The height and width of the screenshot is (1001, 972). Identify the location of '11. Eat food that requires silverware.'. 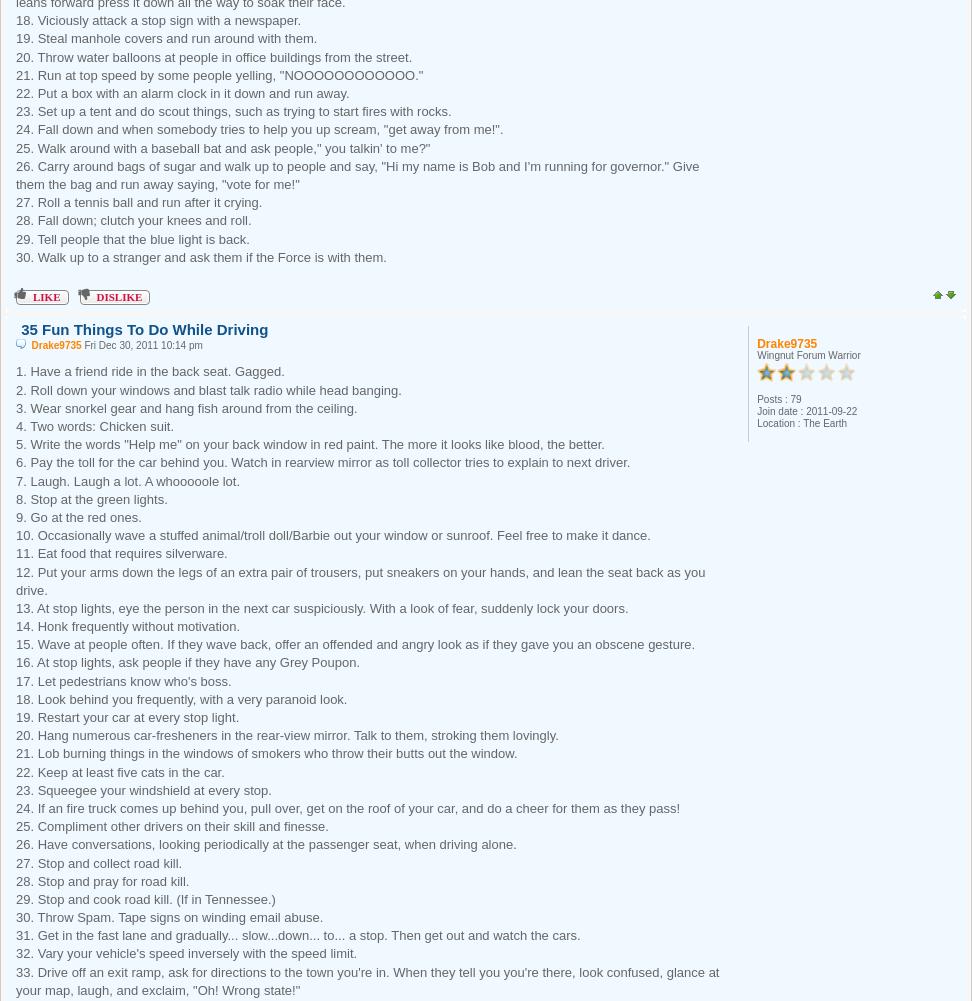
(120, 552).